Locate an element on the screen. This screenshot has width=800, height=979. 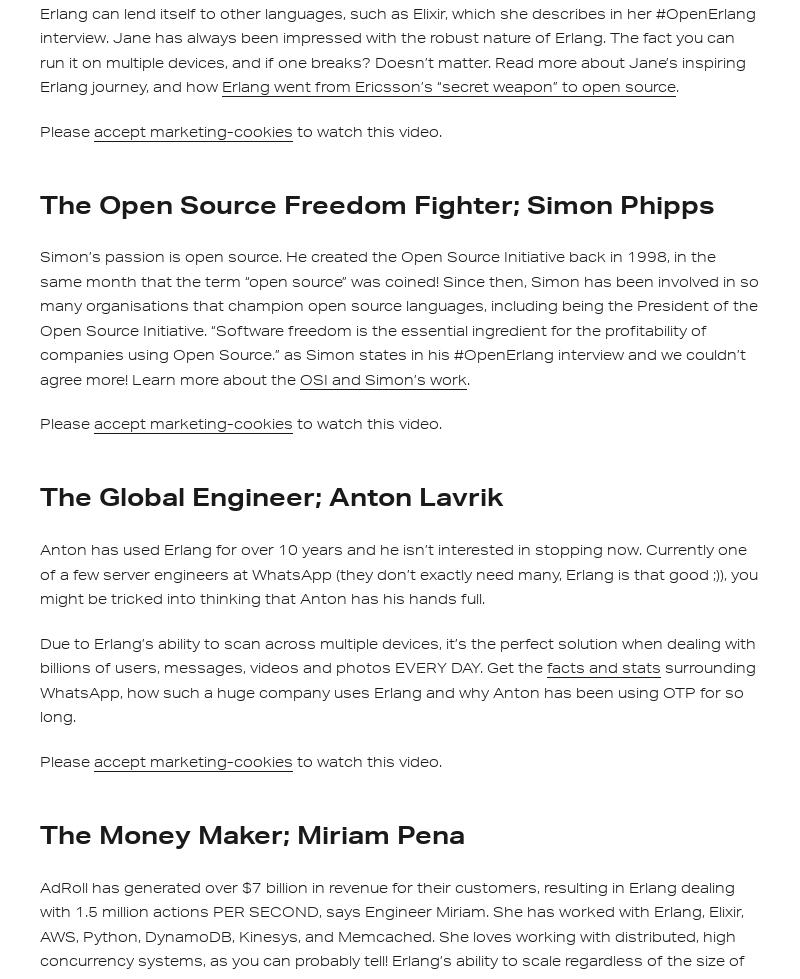
'Erlang can lend itself to other languages, such as Elixir, which she describes in her #OpenErlang interview. Jane has always been impressed with the robust nature of Erlang. The fact you can run it on multiple devices, and if one breaks? Doesn’t matter. Read more about Jane’s inspiring Erlang journey, and how' is located at coordinates (397, 50).